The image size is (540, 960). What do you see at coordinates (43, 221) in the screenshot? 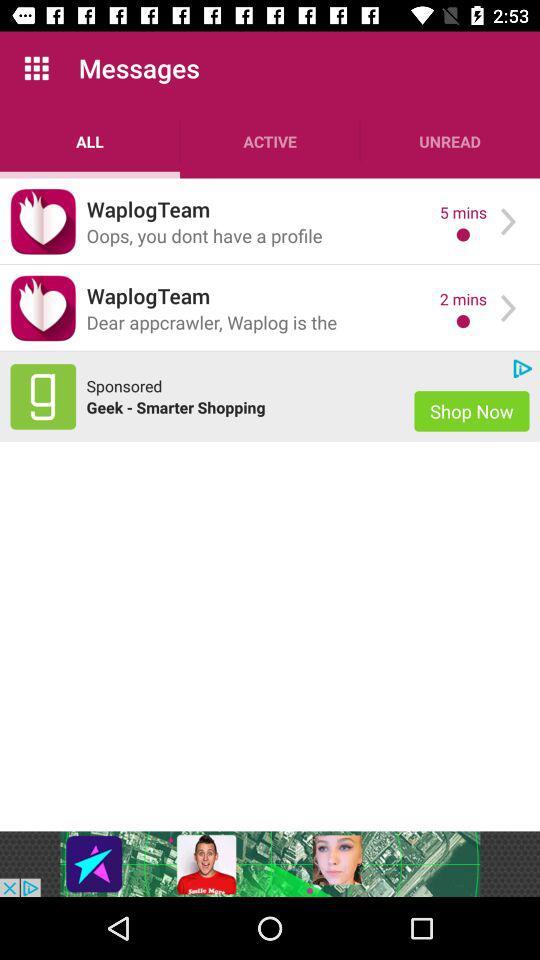
I see `favorite` at bounding box center [43, 221].